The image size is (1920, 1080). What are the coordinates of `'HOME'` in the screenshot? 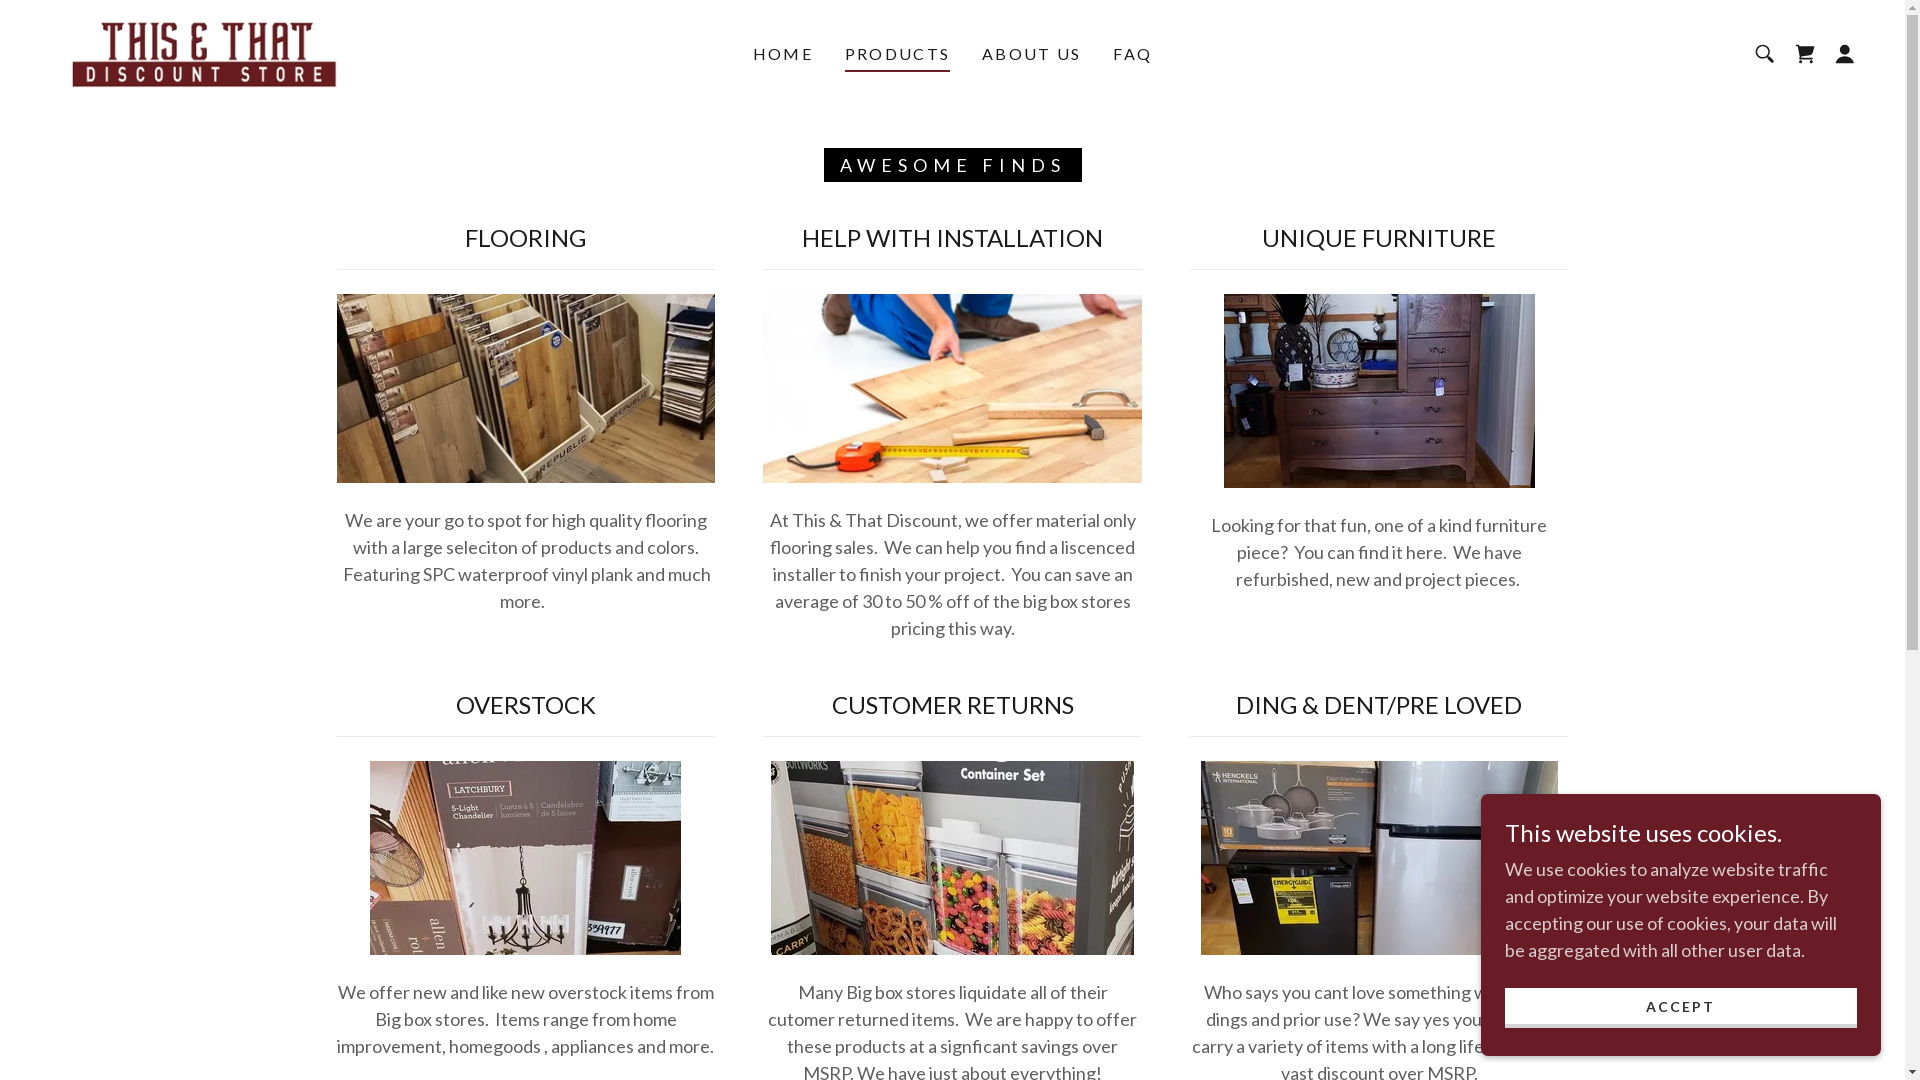 It's located at (746, 53).